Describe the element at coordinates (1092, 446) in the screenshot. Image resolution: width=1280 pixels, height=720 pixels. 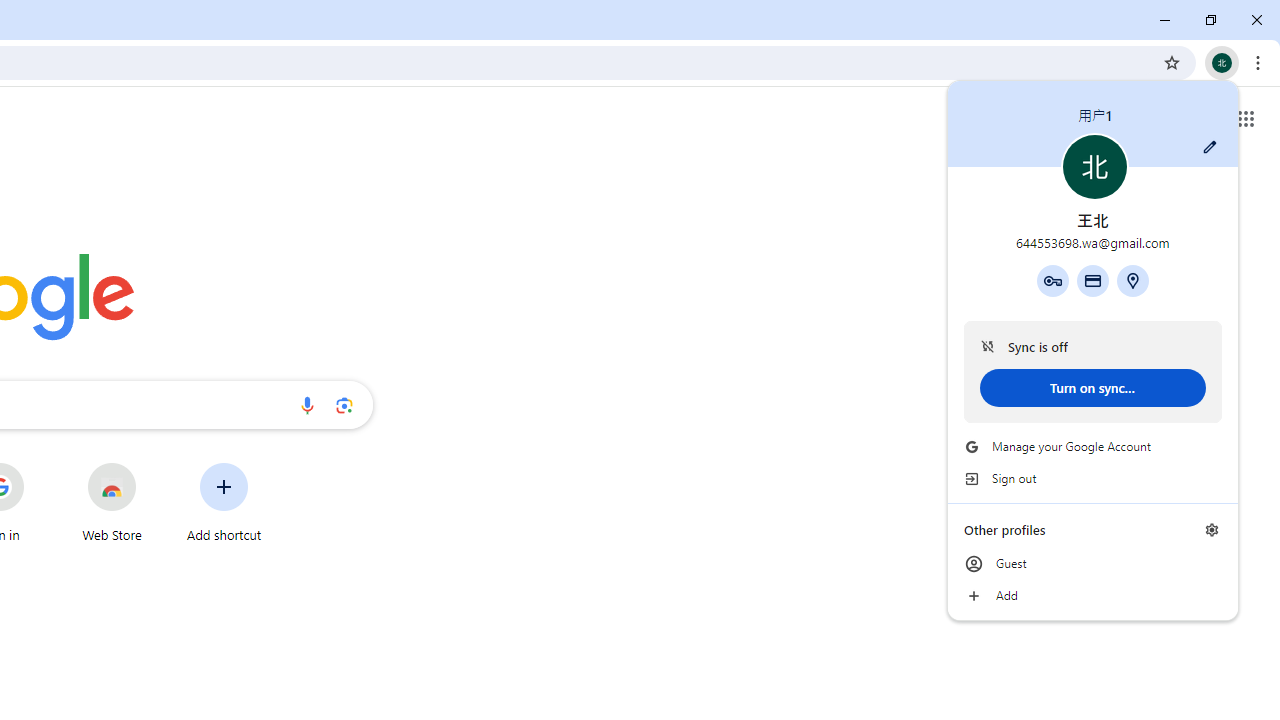
I see `'Manage your Google Account'` at that location.